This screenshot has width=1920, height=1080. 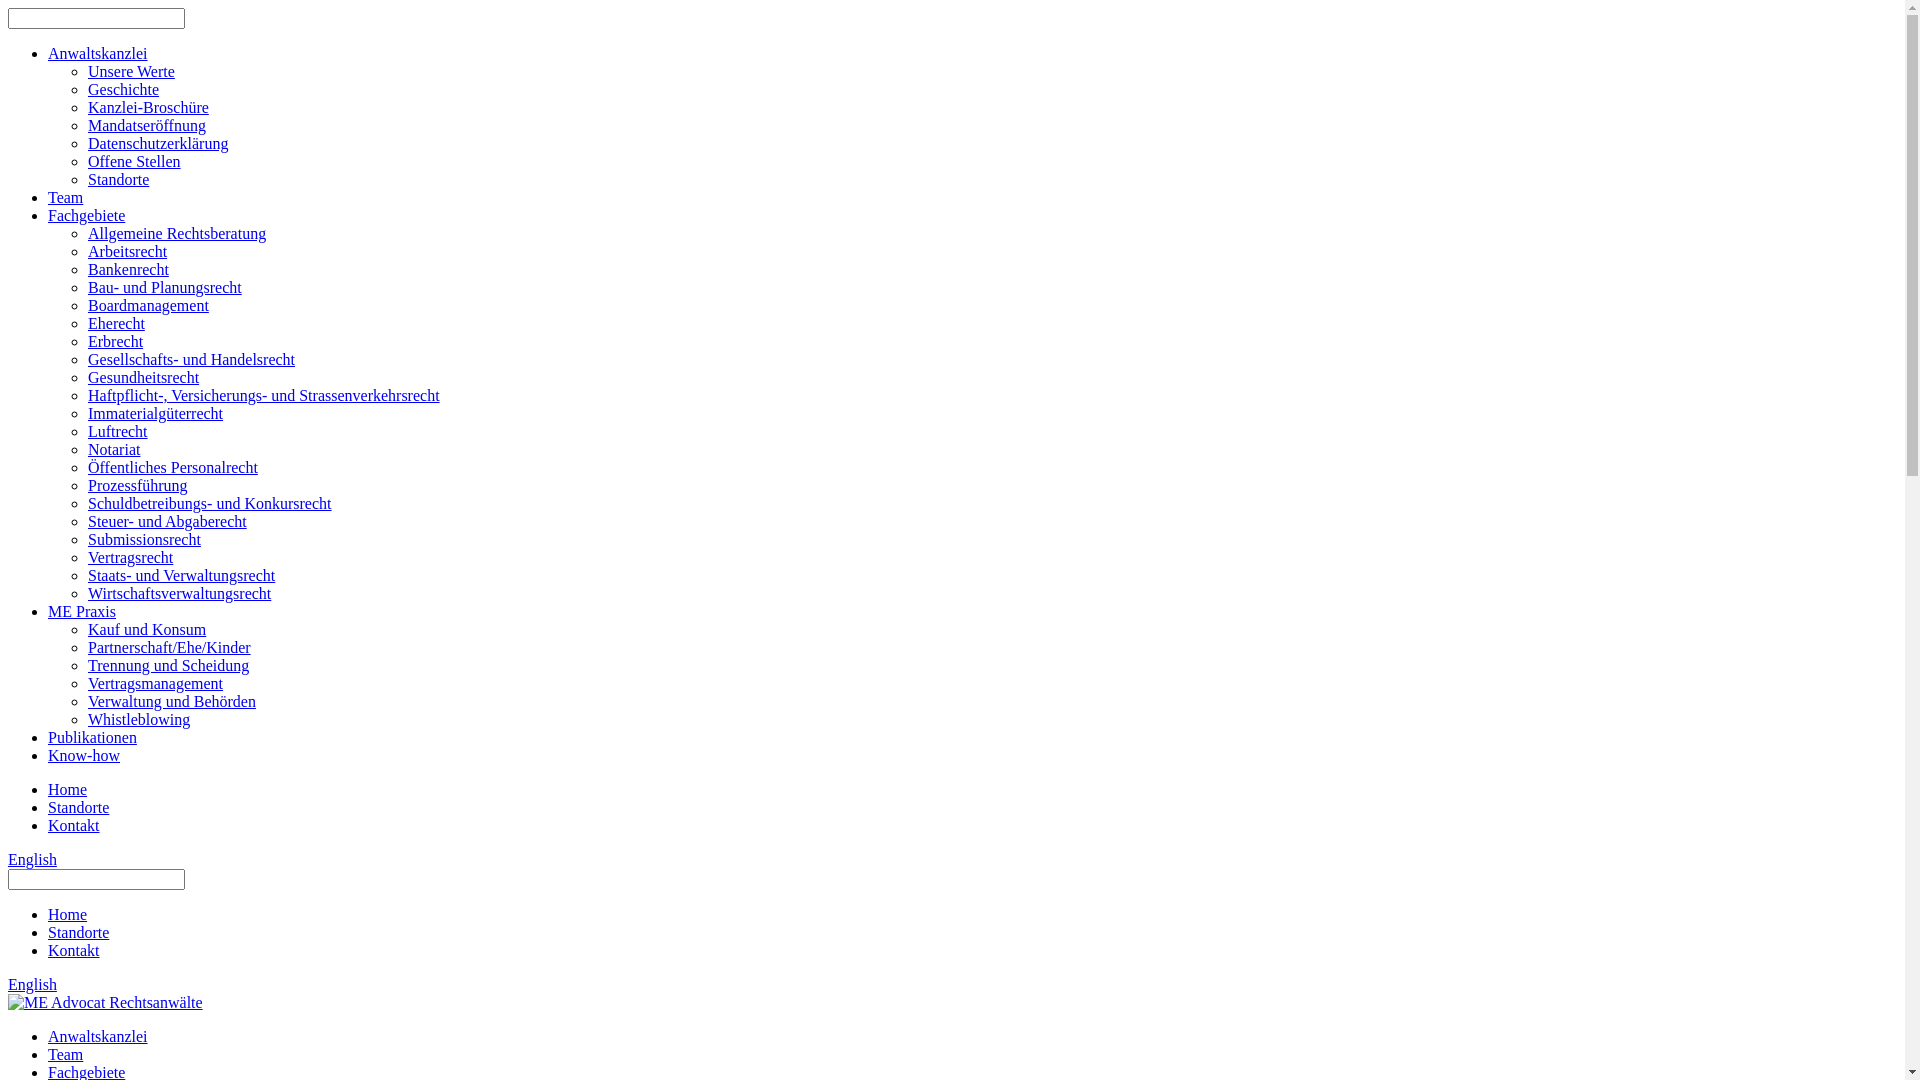 I want to click on 'Offene Stellen', so click(x=133, y=160).